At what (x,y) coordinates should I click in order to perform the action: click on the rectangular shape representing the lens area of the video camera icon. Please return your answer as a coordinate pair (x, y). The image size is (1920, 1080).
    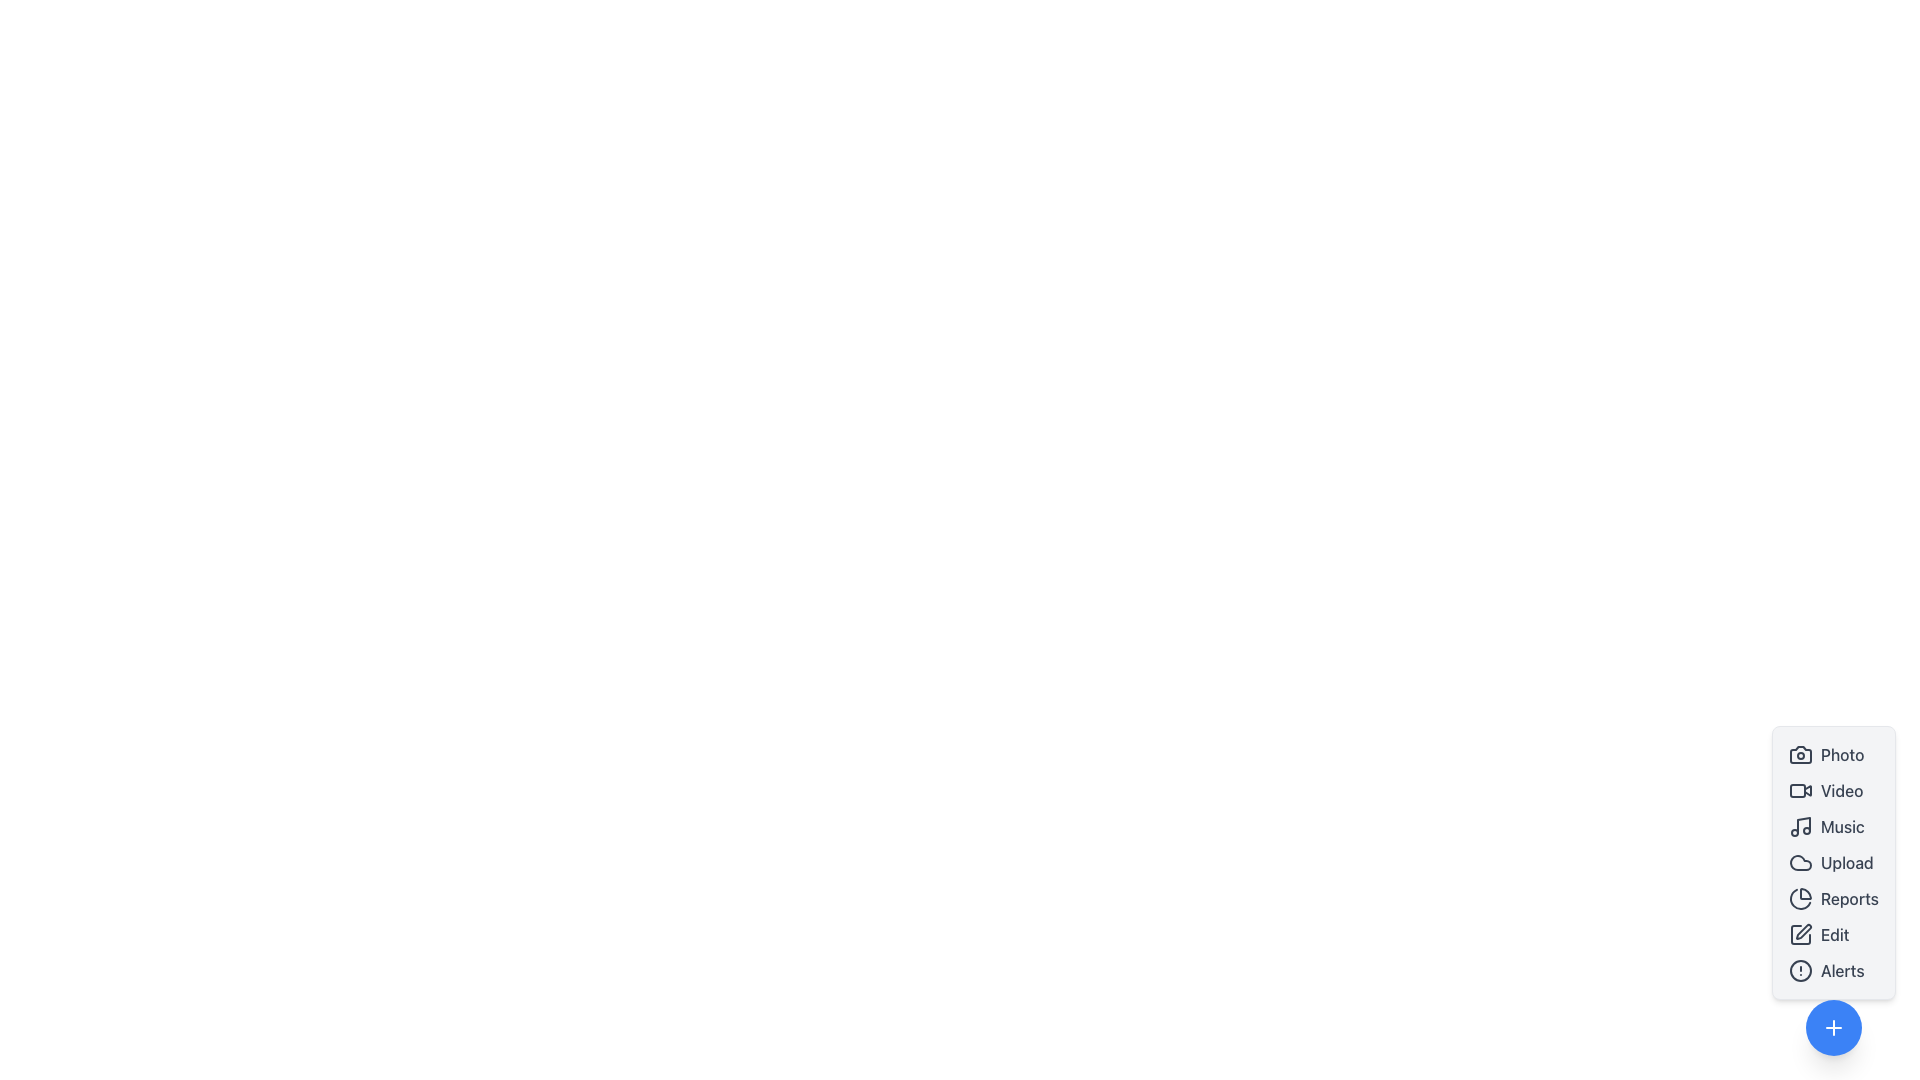
    Looking at the image, I should click on (1797, 789).